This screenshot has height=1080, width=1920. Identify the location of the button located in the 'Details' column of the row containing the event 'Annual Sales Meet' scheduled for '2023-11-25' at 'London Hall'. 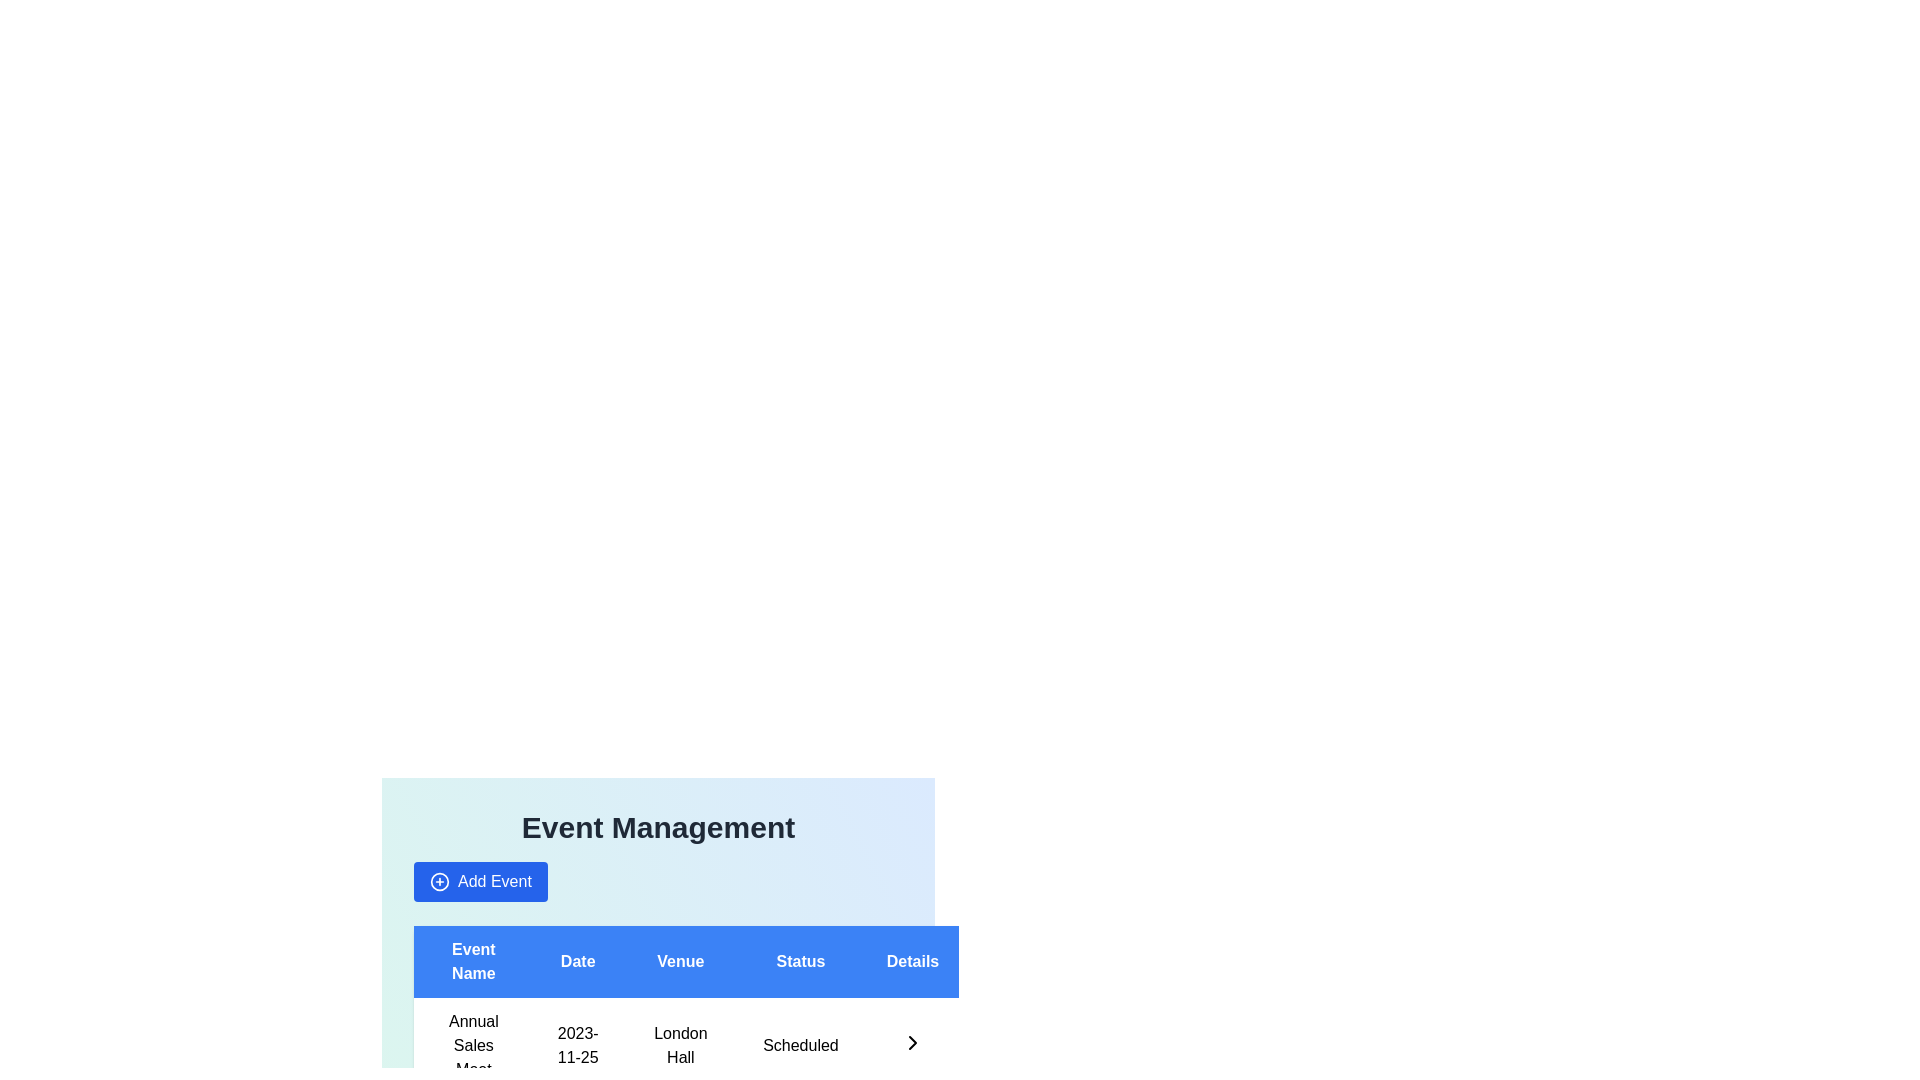
(911, 1040).